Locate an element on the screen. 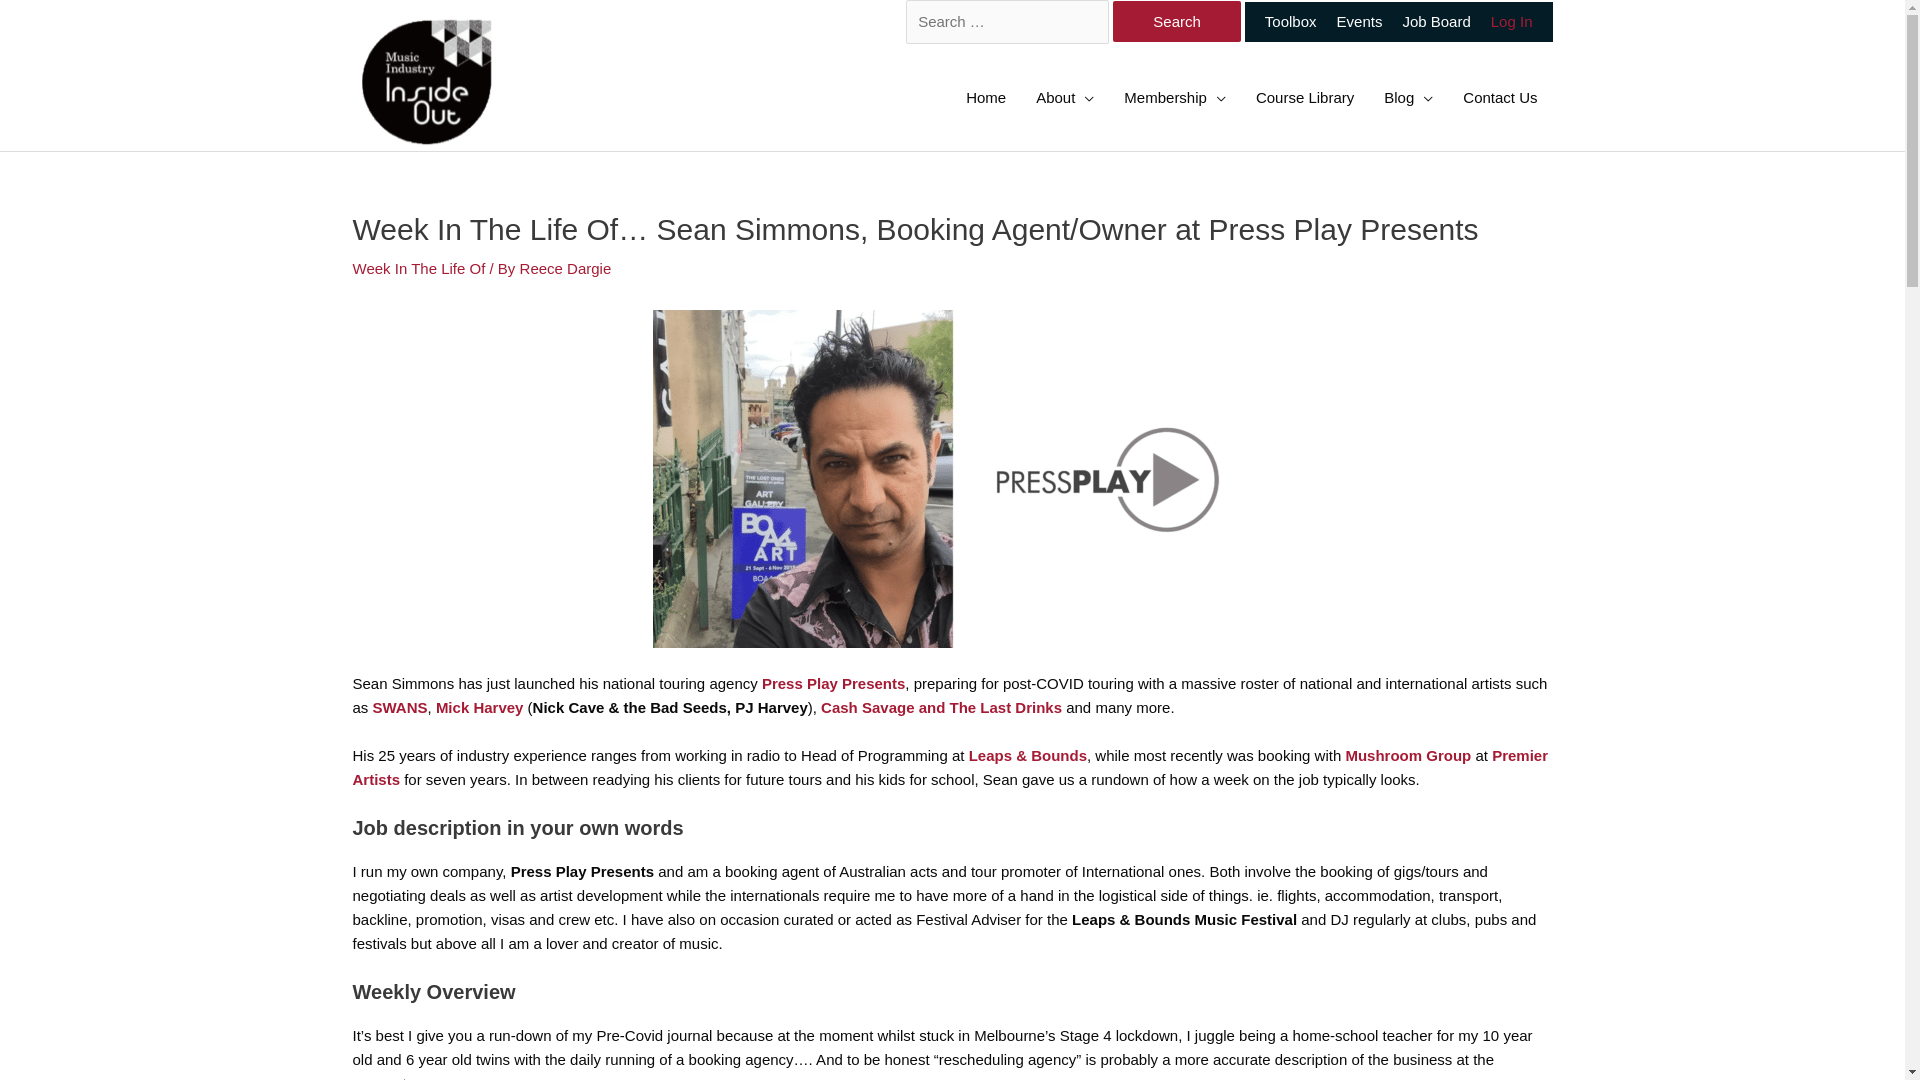 Image resolution: width=1920 pixels, height=1080 pixels. 'Log In' is located at coordinates (1491, 21).